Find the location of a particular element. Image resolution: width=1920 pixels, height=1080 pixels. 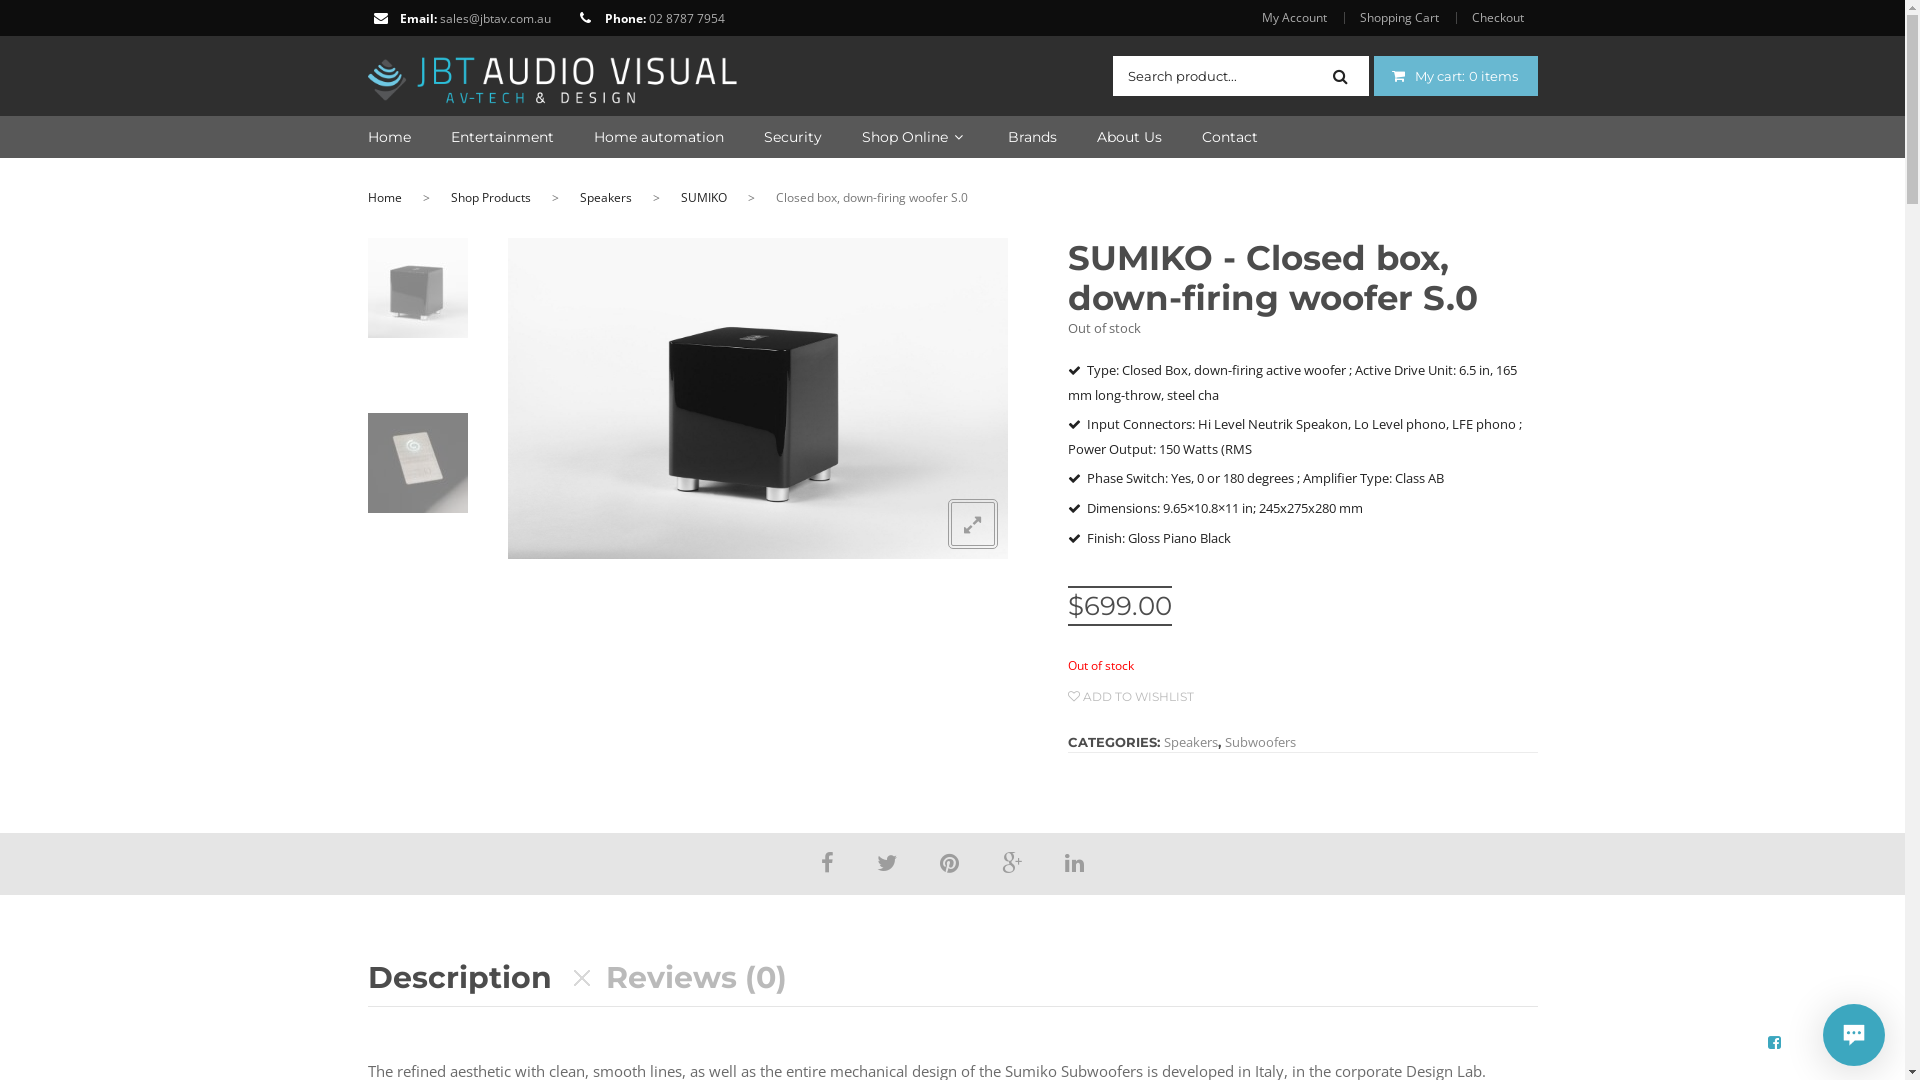

'Security' is located at coordinates (771, 136).